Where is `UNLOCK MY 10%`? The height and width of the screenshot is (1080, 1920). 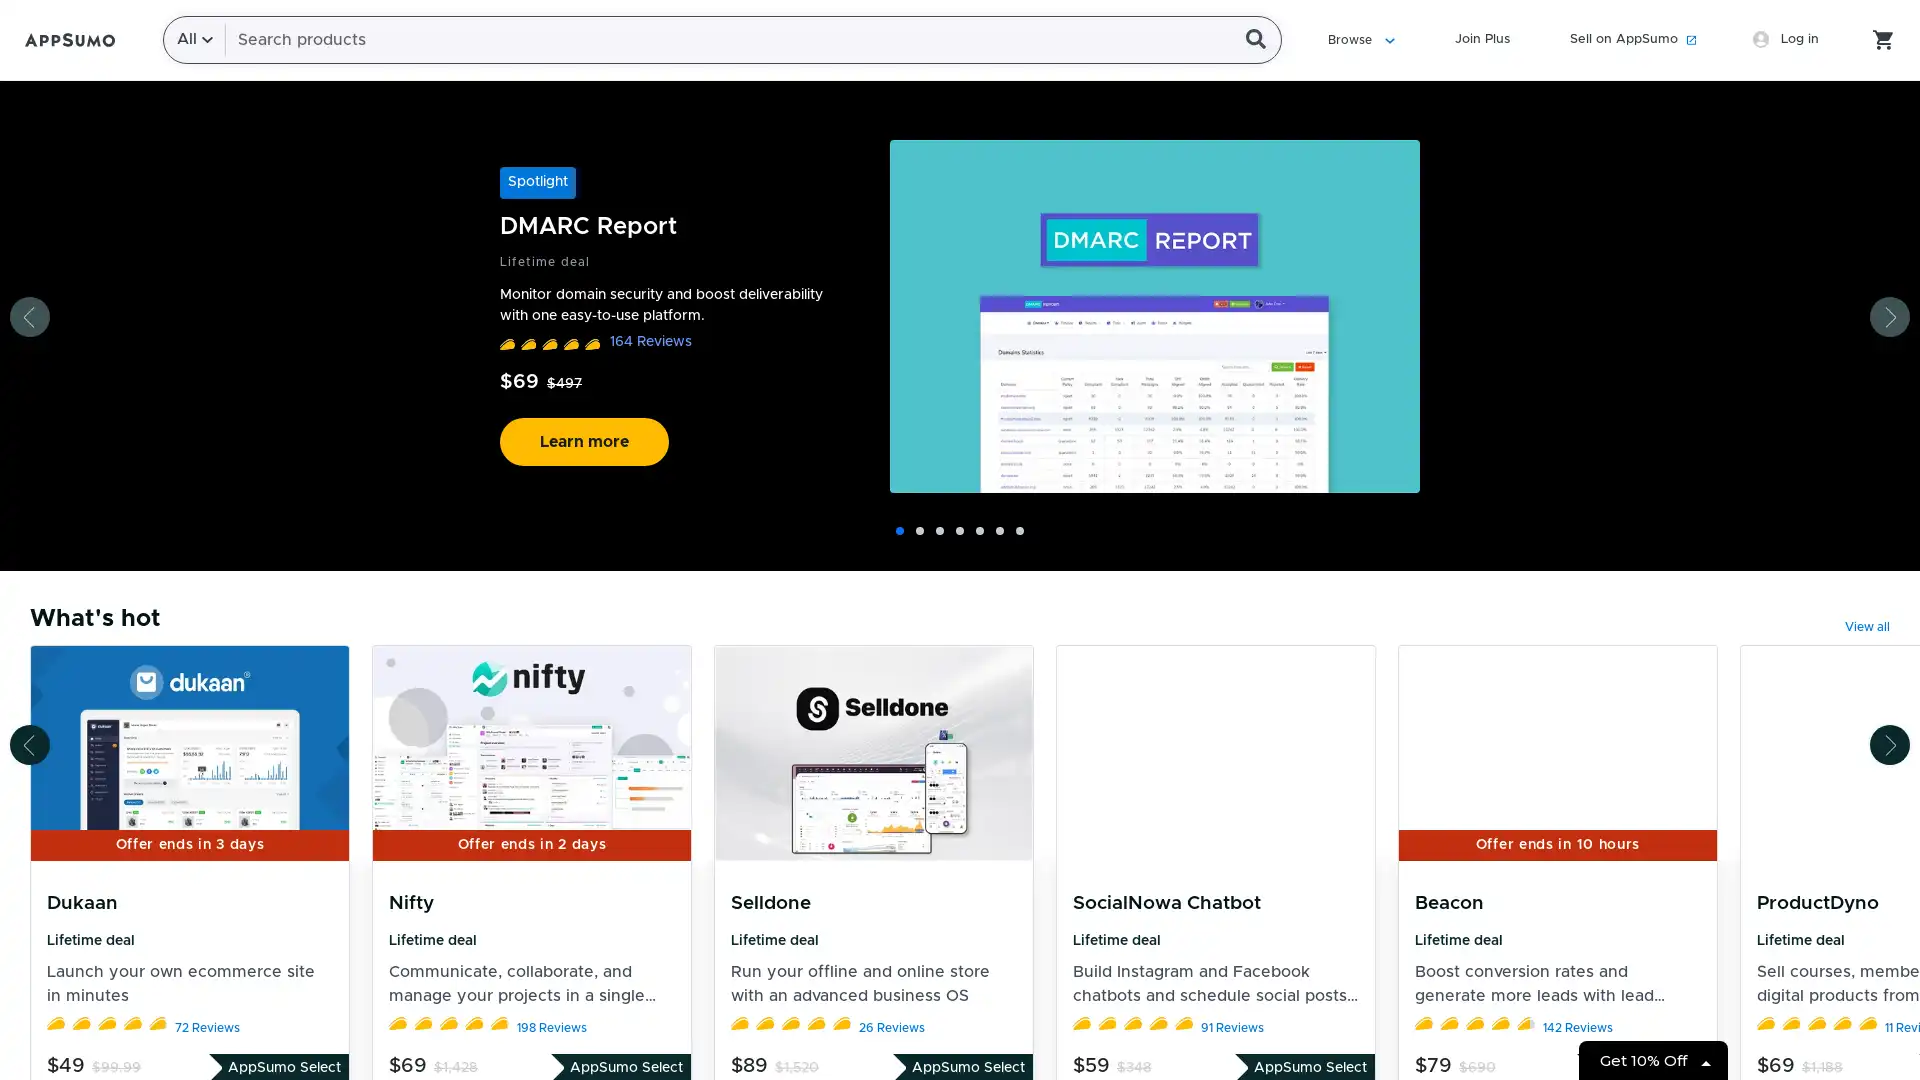 UNLOCK MY 10% is located at coordinates (965, 485).